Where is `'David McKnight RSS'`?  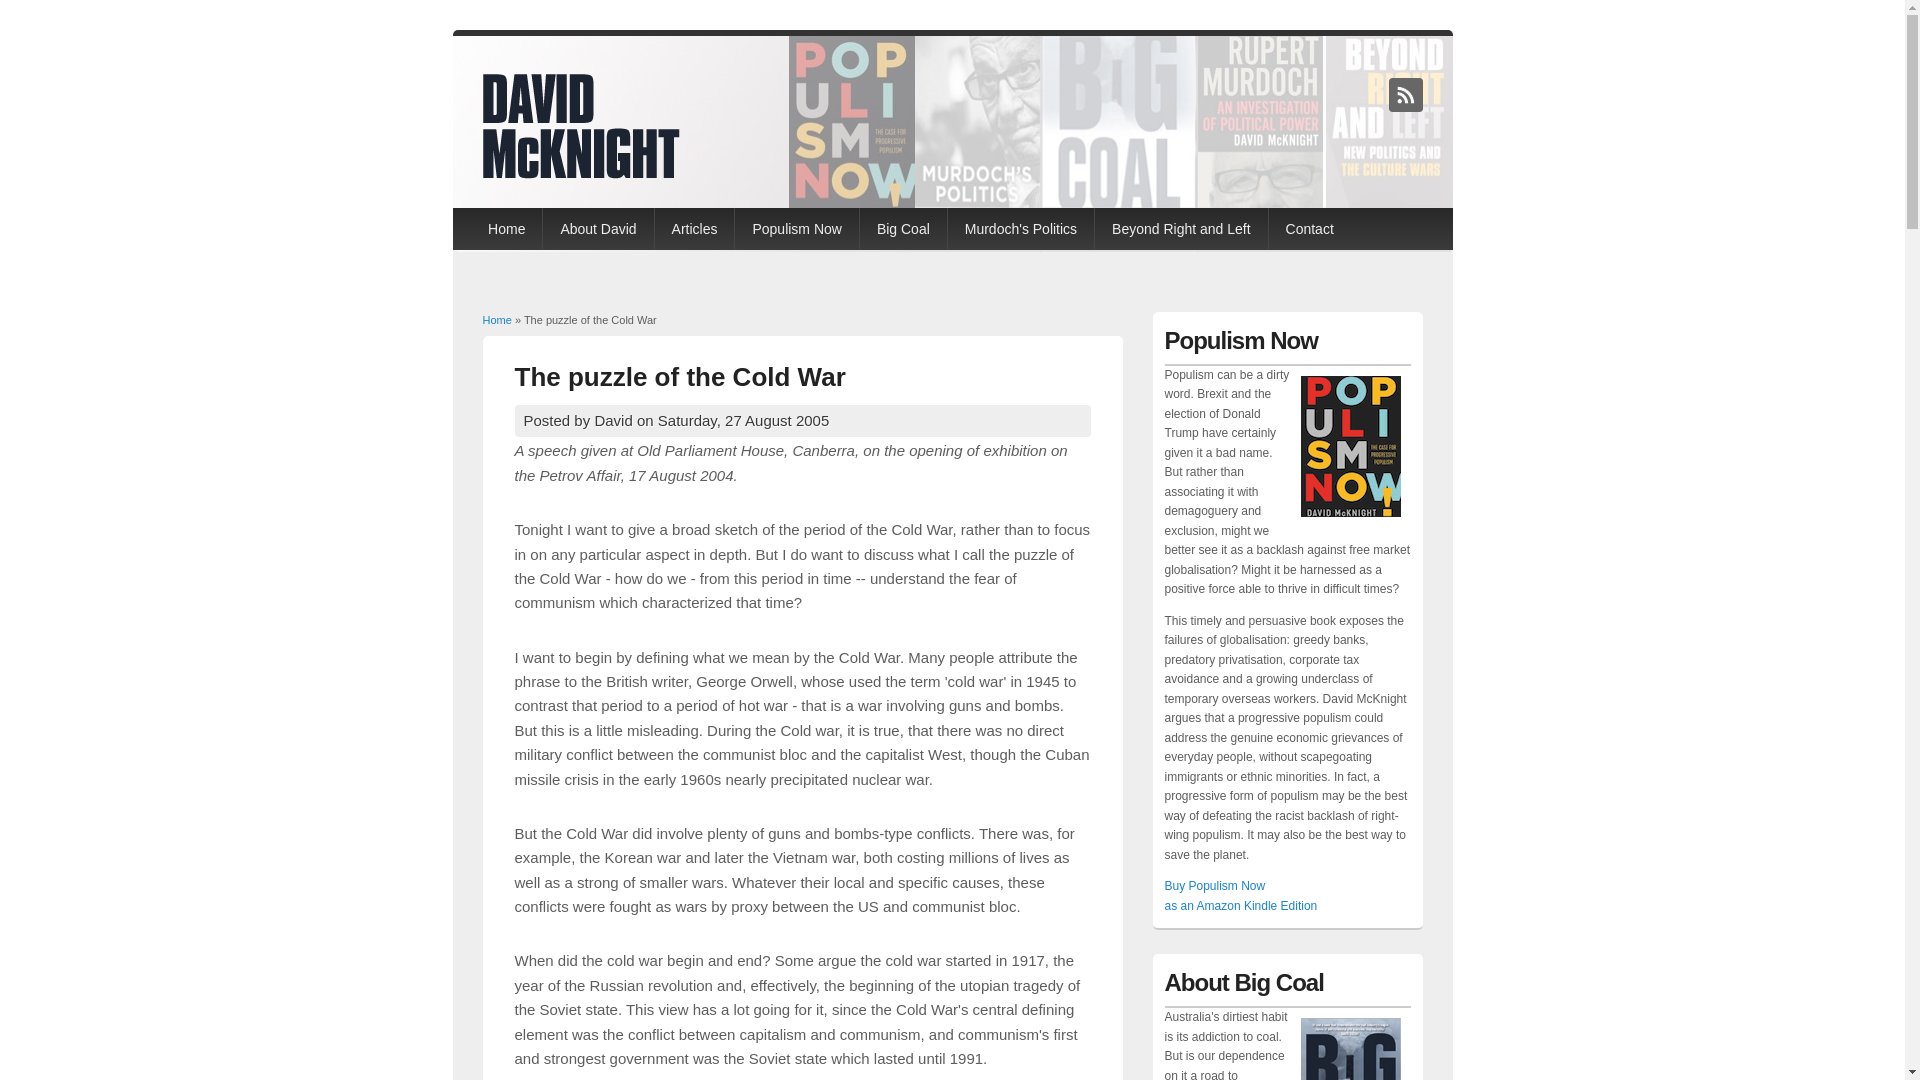 'David McKnight RSS' is located at coordinates (1404, 95).